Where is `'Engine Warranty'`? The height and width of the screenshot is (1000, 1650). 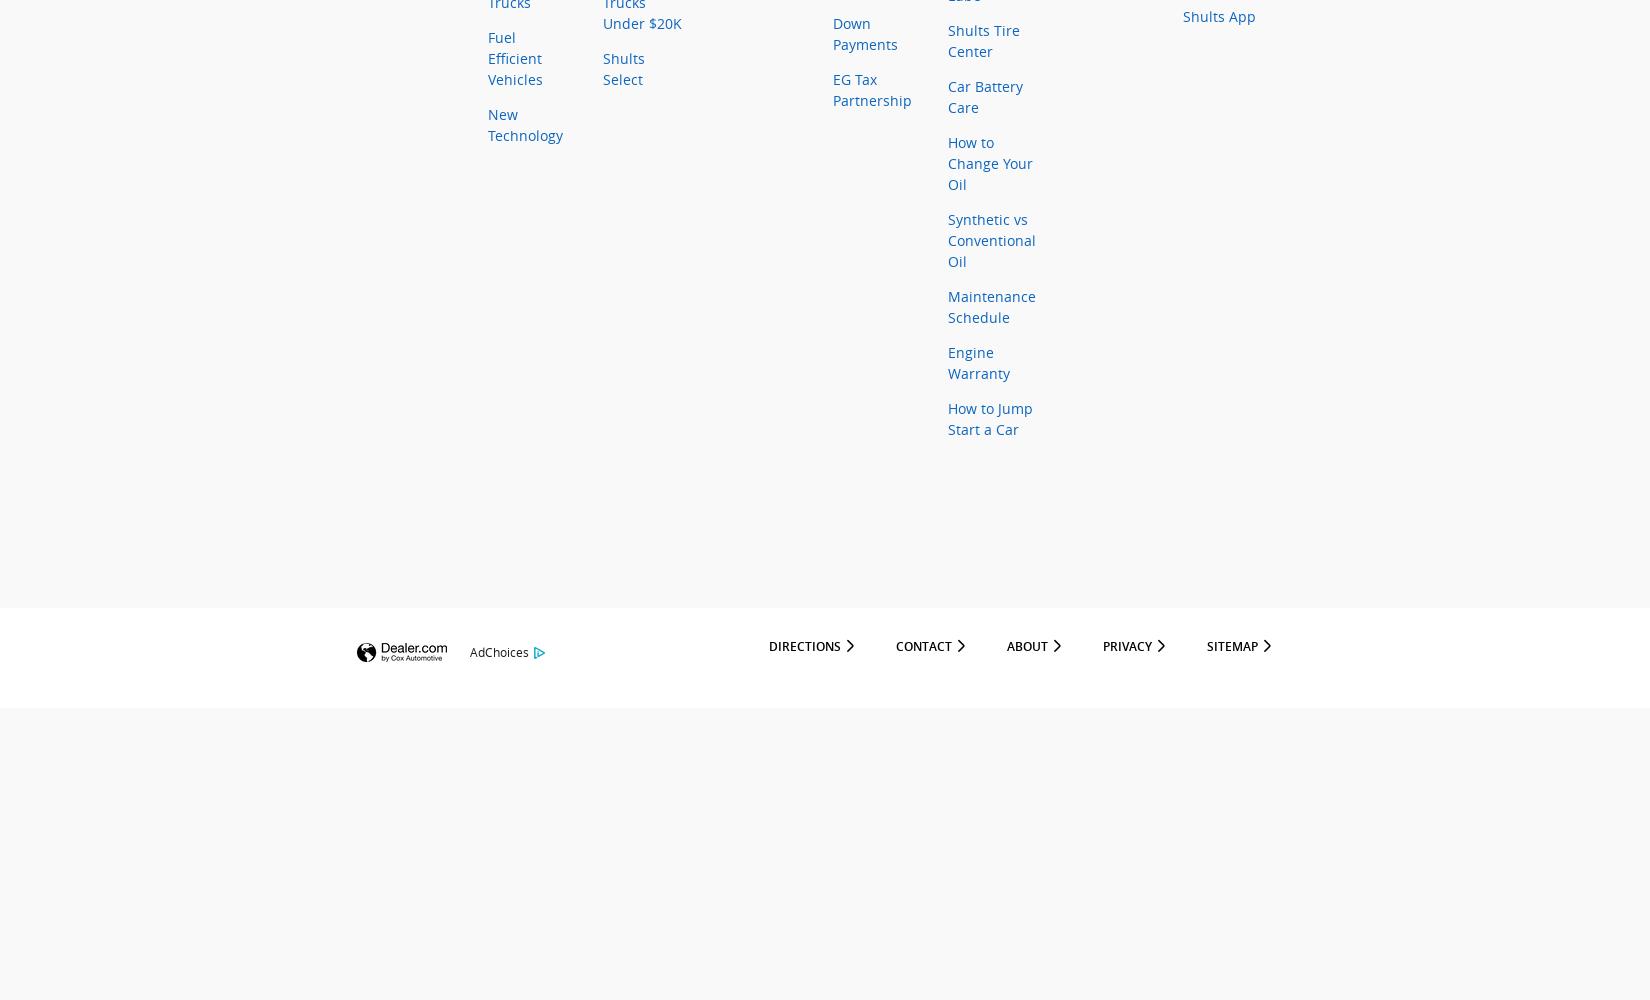 'Engine Warranty' is located at coordinates (978, 362).